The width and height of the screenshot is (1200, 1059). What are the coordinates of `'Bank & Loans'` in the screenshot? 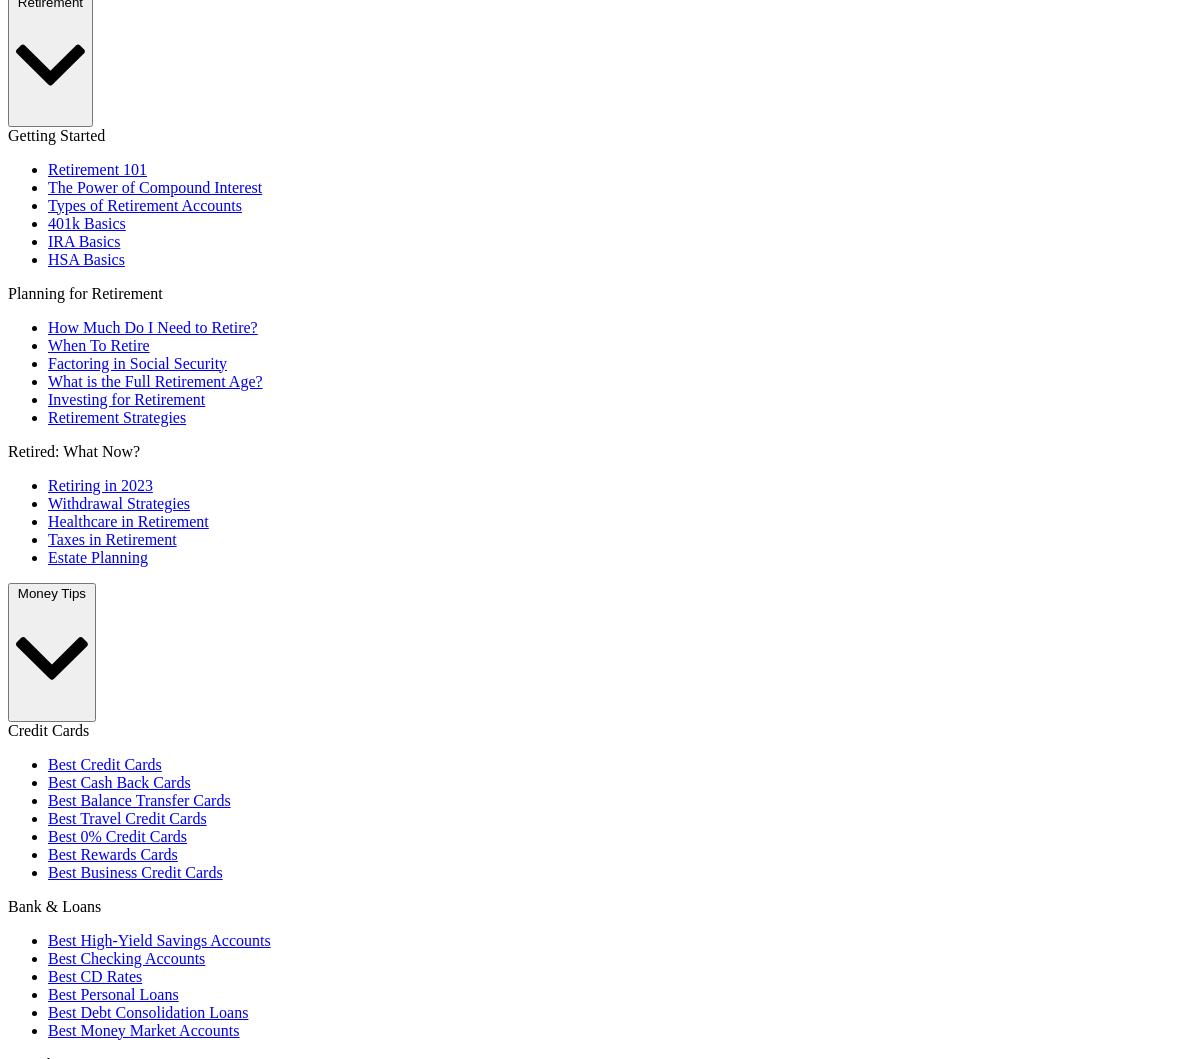 It's located at (54, 905).